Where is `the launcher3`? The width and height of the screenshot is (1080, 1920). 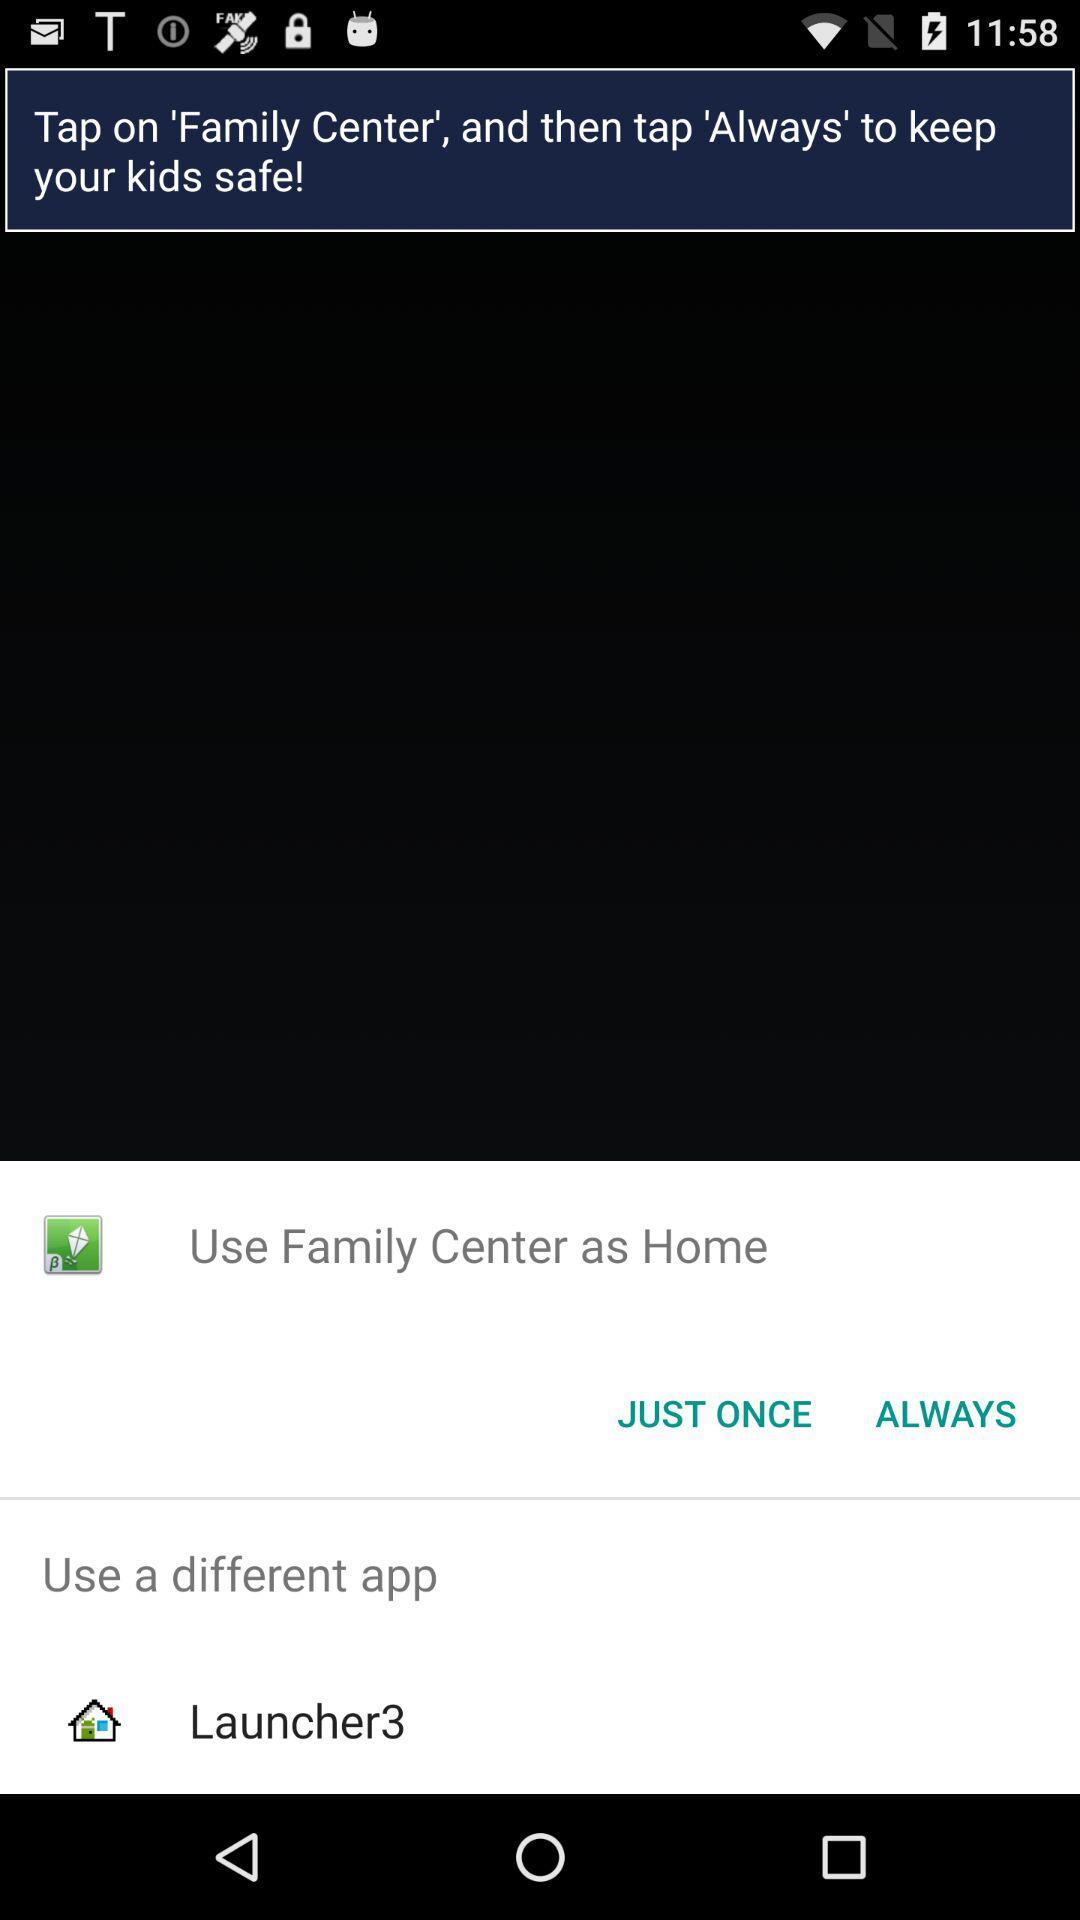
the launcher3 is located at coordinates (297, 1719).